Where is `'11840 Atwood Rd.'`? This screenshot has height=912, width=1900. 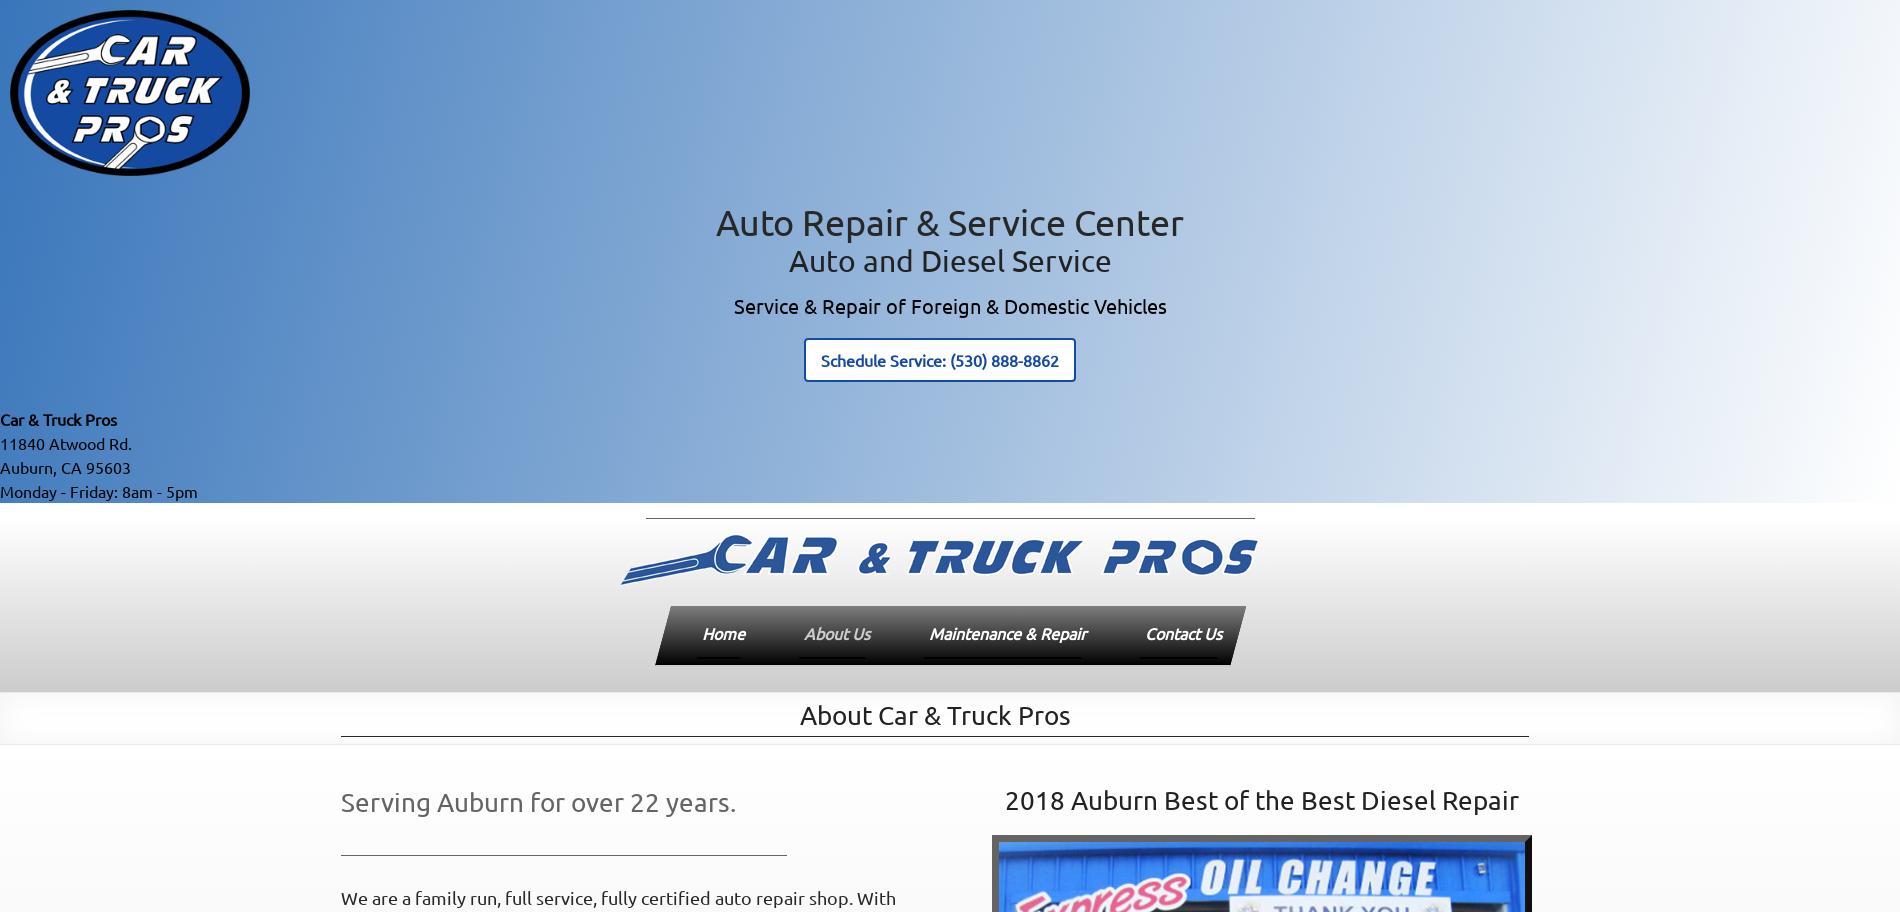 '11840 Atwood Rd.' is located at coordinates (65, 440).